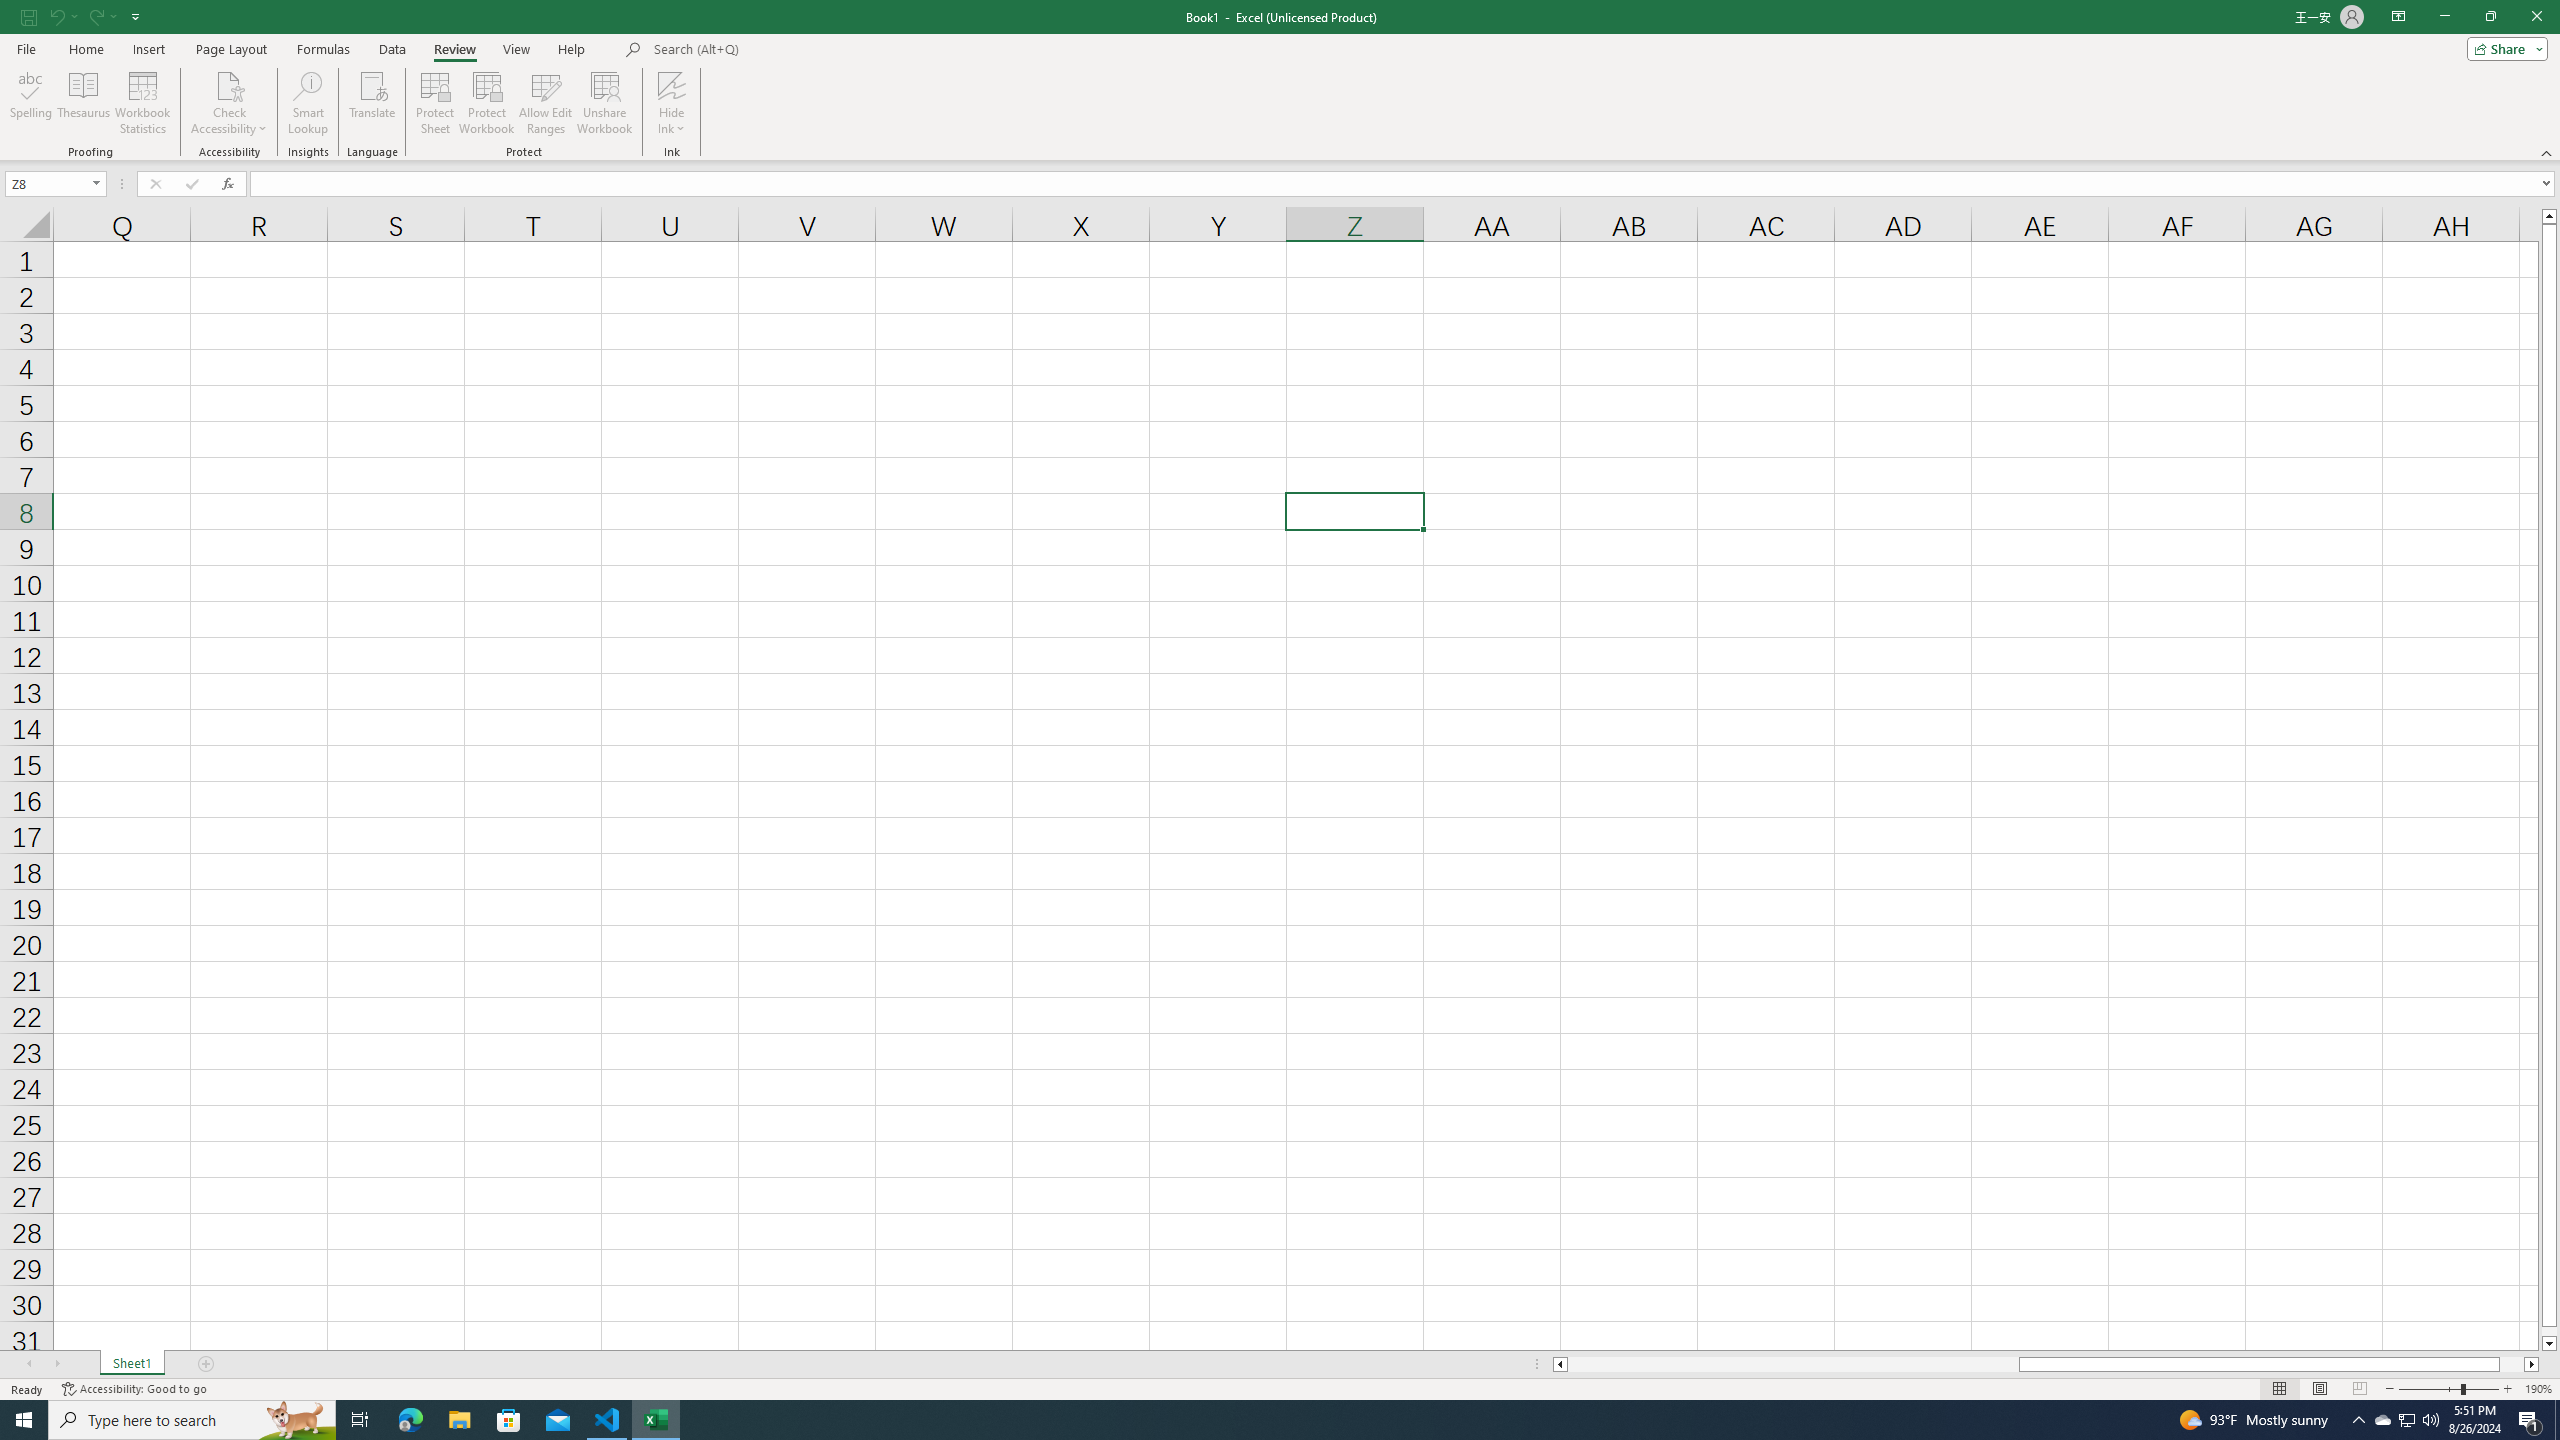 This screenshot has width=2560, height=1440. What do you see at coordinates (486, 103) in the screenshot?
I see `'Protect Workbook...'` at bounding box center [486, 103].